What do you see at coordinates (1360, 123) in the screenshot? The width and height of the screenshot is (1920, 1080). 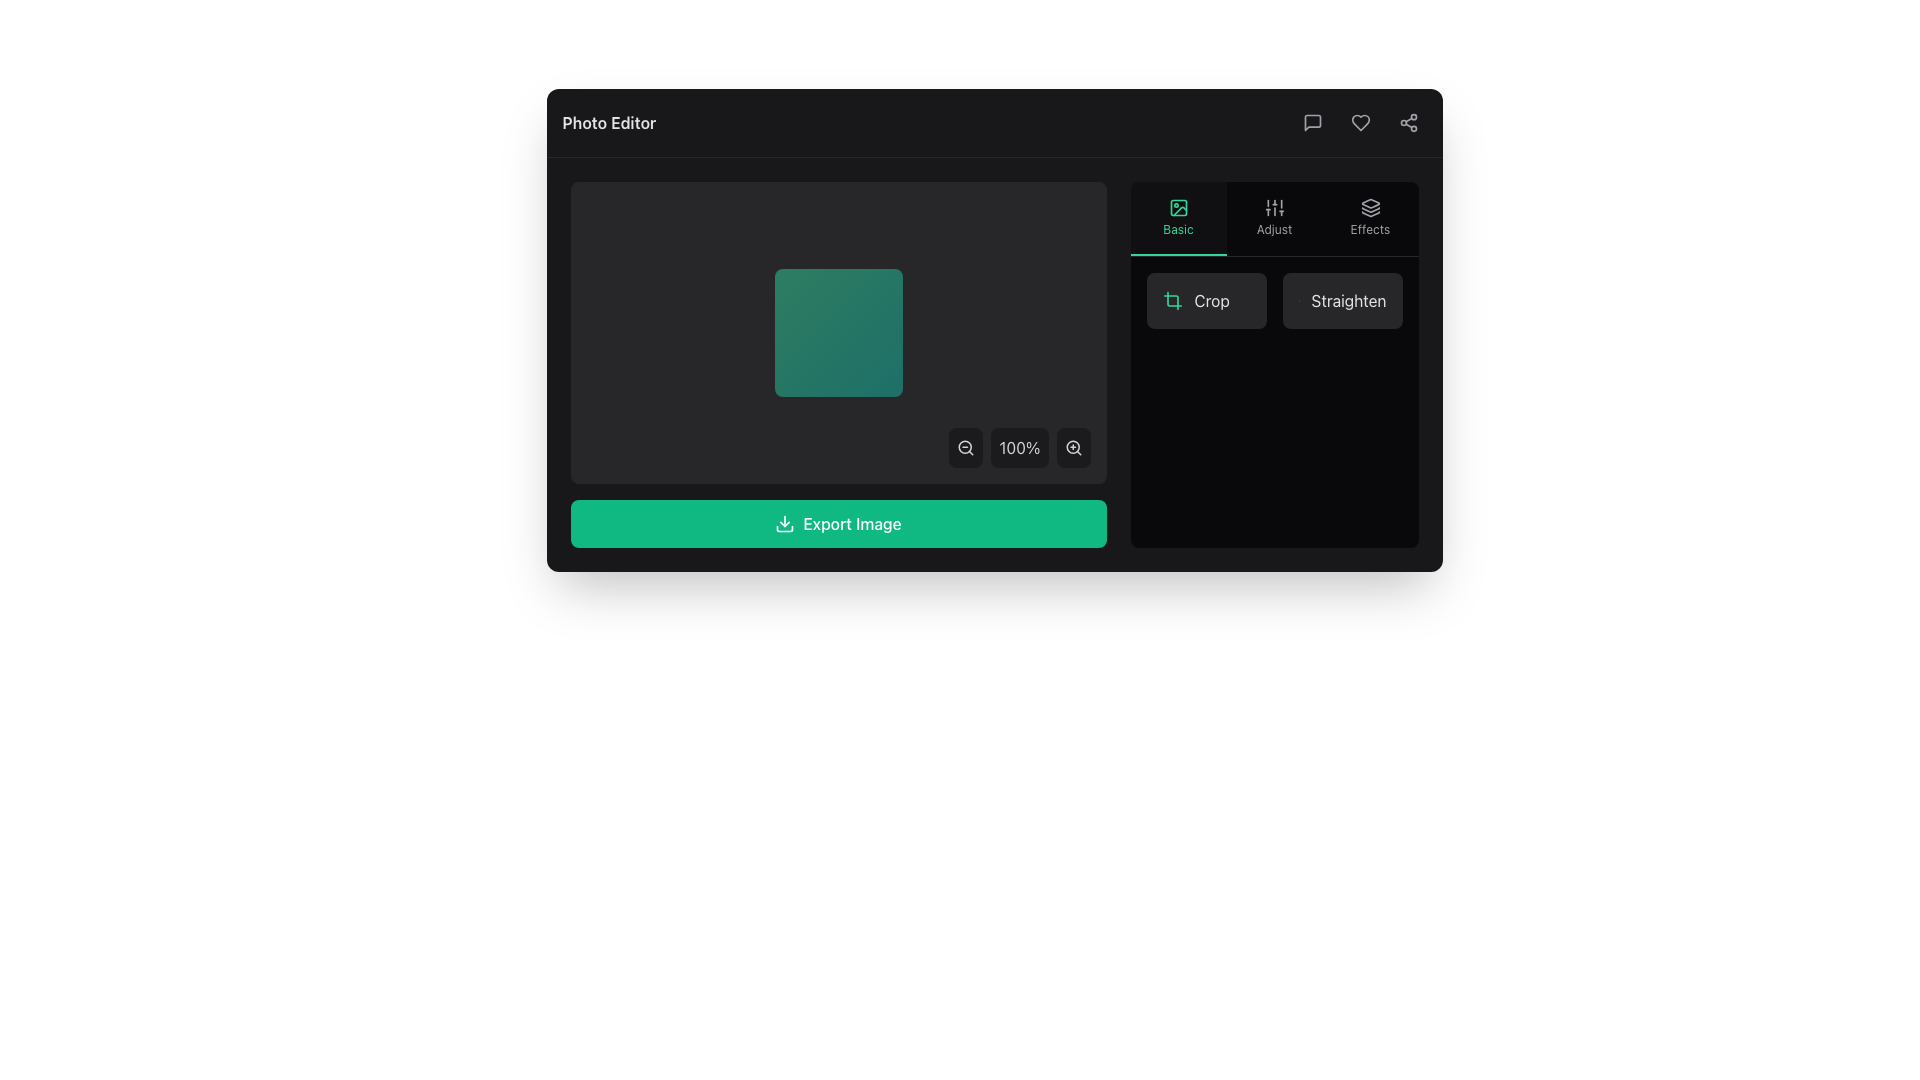 I see `the 'like' or 'favorite' icon button located in the header section, which is the second element in the group of interactive icons` at bounding box center [1360, 123].